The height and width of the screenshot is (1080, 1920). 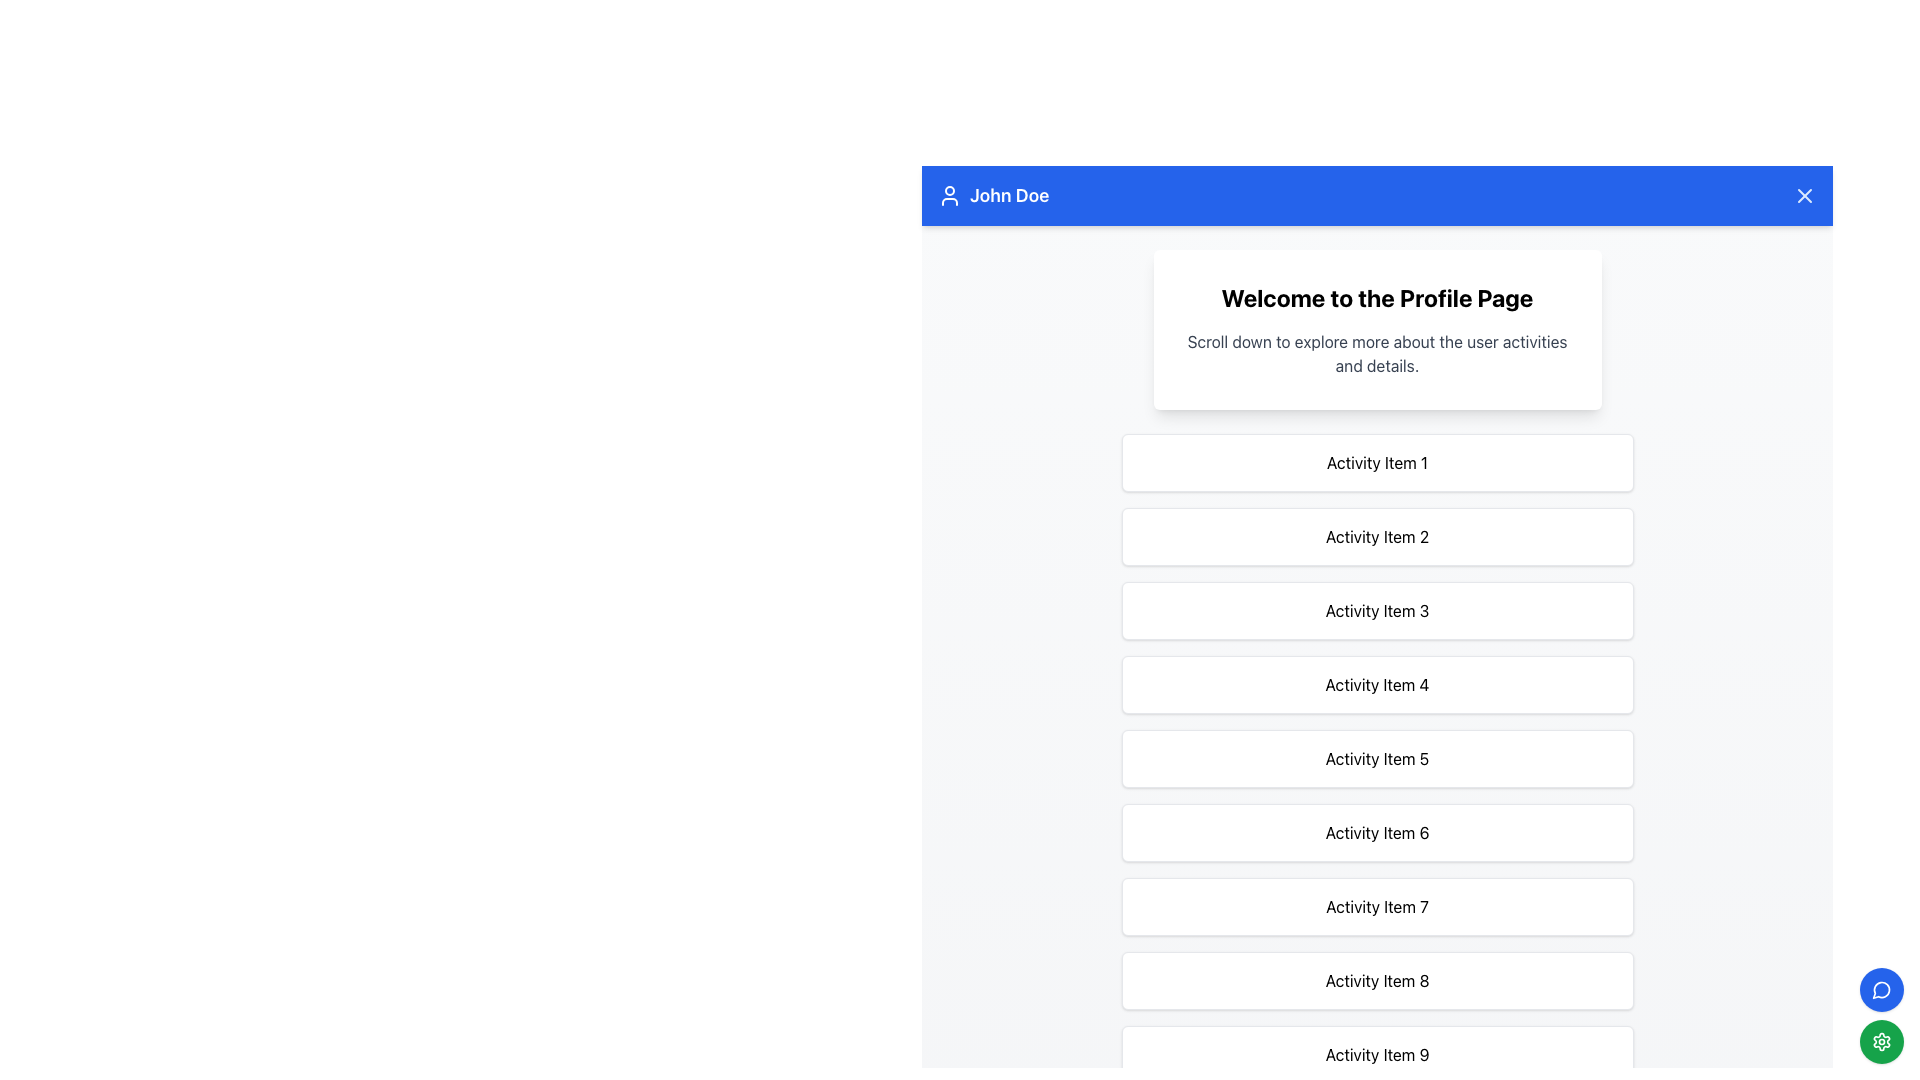 What do you see at coordinates (1376, 759) in the screenshot?
I see `the Button-like list item representing 'Activity Item 5'` at bounding box center [1376, 759].